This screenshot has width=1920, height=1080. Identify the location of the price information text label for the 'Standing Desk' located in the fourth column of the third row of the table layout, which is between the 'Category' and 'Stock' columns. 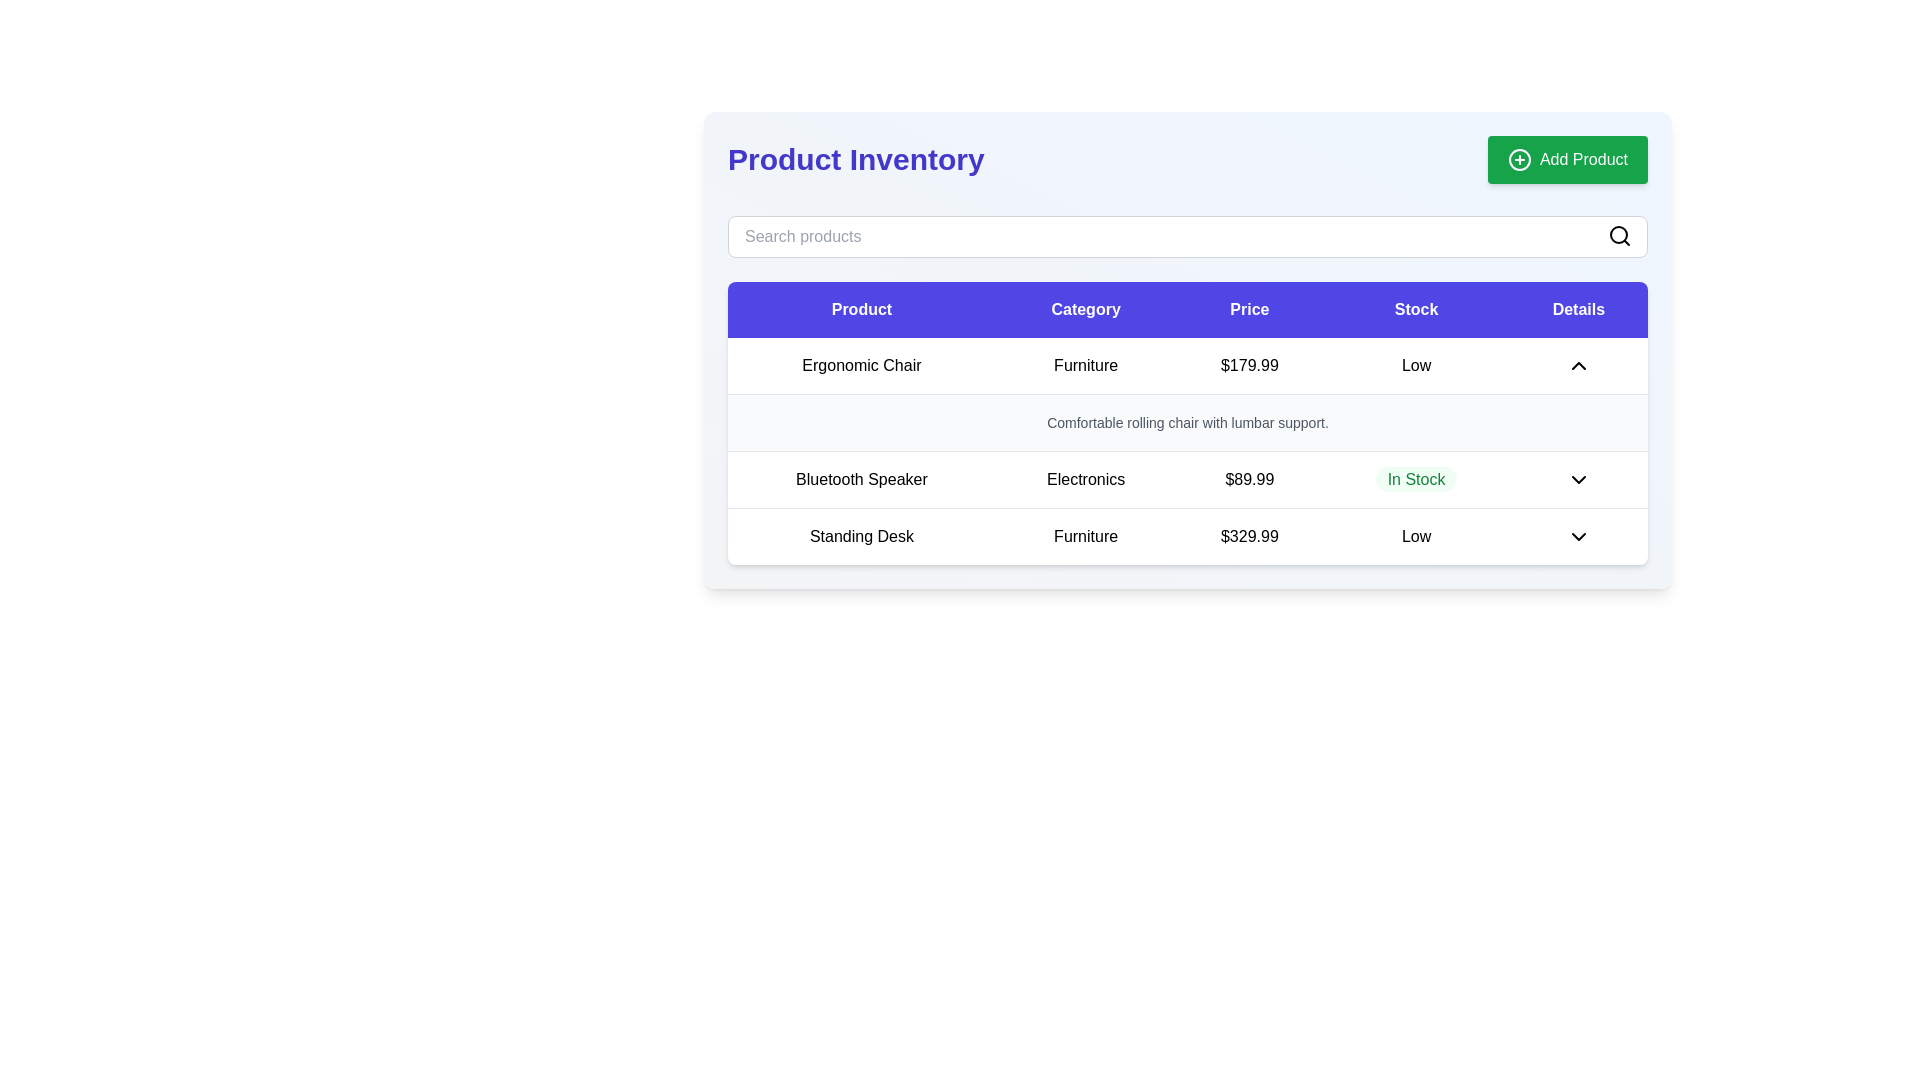
(1248, 535).